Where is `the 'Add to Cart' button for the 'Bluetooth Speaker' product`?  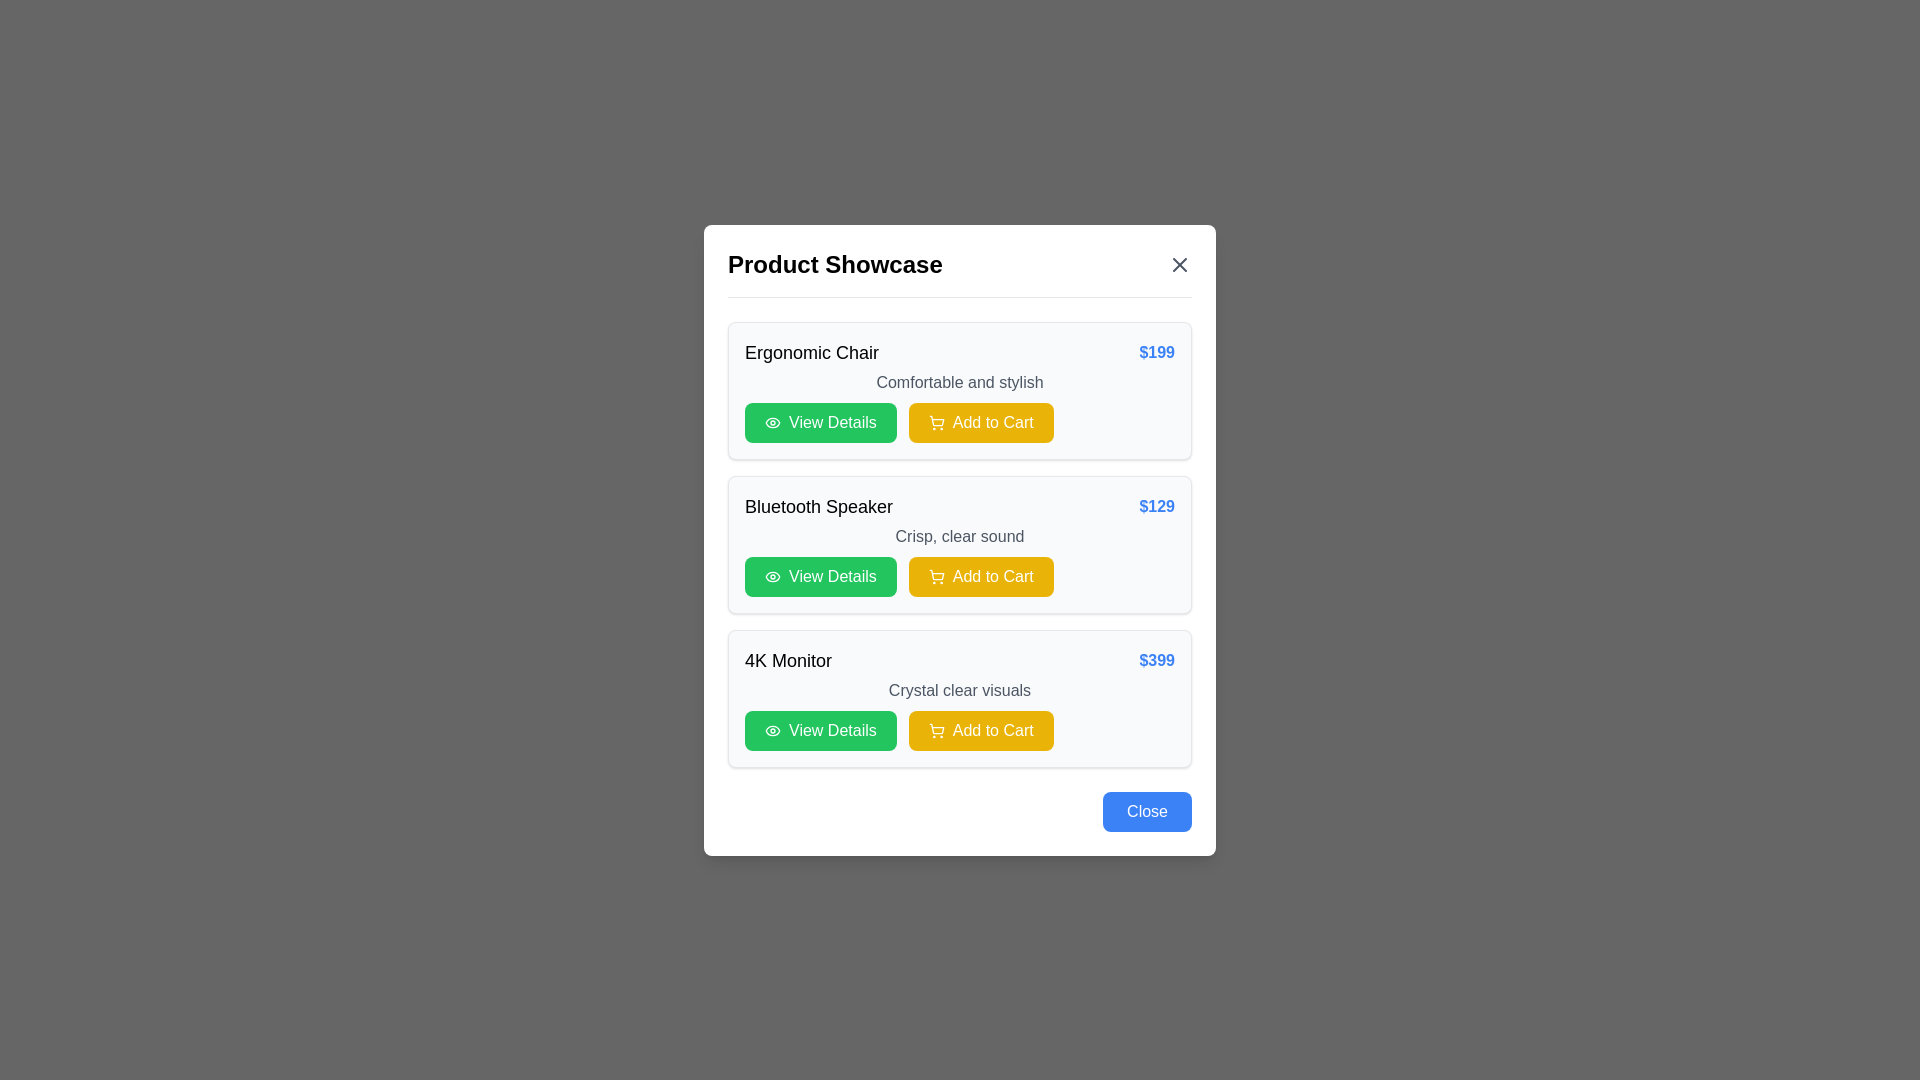 the 'Add to Cart' button for the 'Bluetooth Speaker' product is located at coordinates (960, 576).